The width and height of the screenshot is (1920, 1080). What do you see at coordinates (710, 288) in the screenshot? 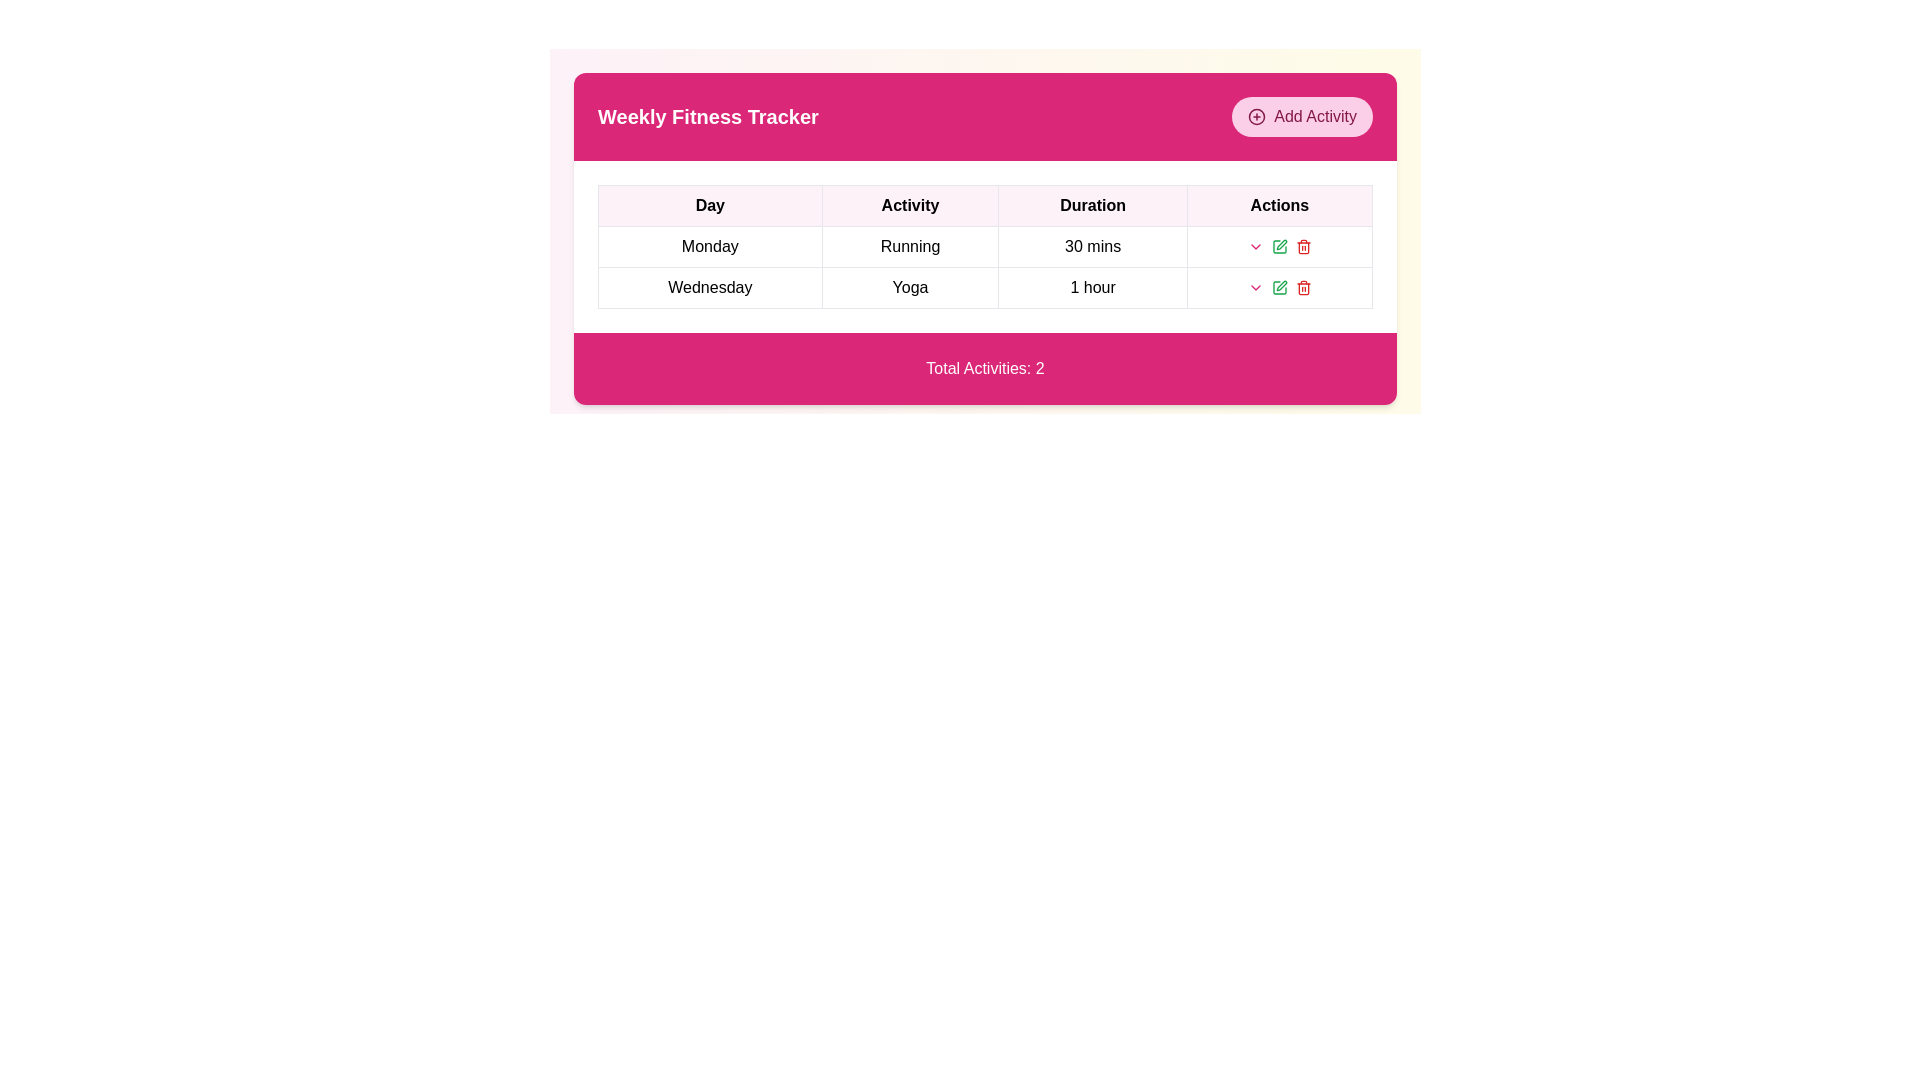
I see `the static text indicating the day of the week in the second row of the table under the column labeled 'Day', positioned to the left of 'Yoga' and '1 hour'` at bounding box center [710, 288].